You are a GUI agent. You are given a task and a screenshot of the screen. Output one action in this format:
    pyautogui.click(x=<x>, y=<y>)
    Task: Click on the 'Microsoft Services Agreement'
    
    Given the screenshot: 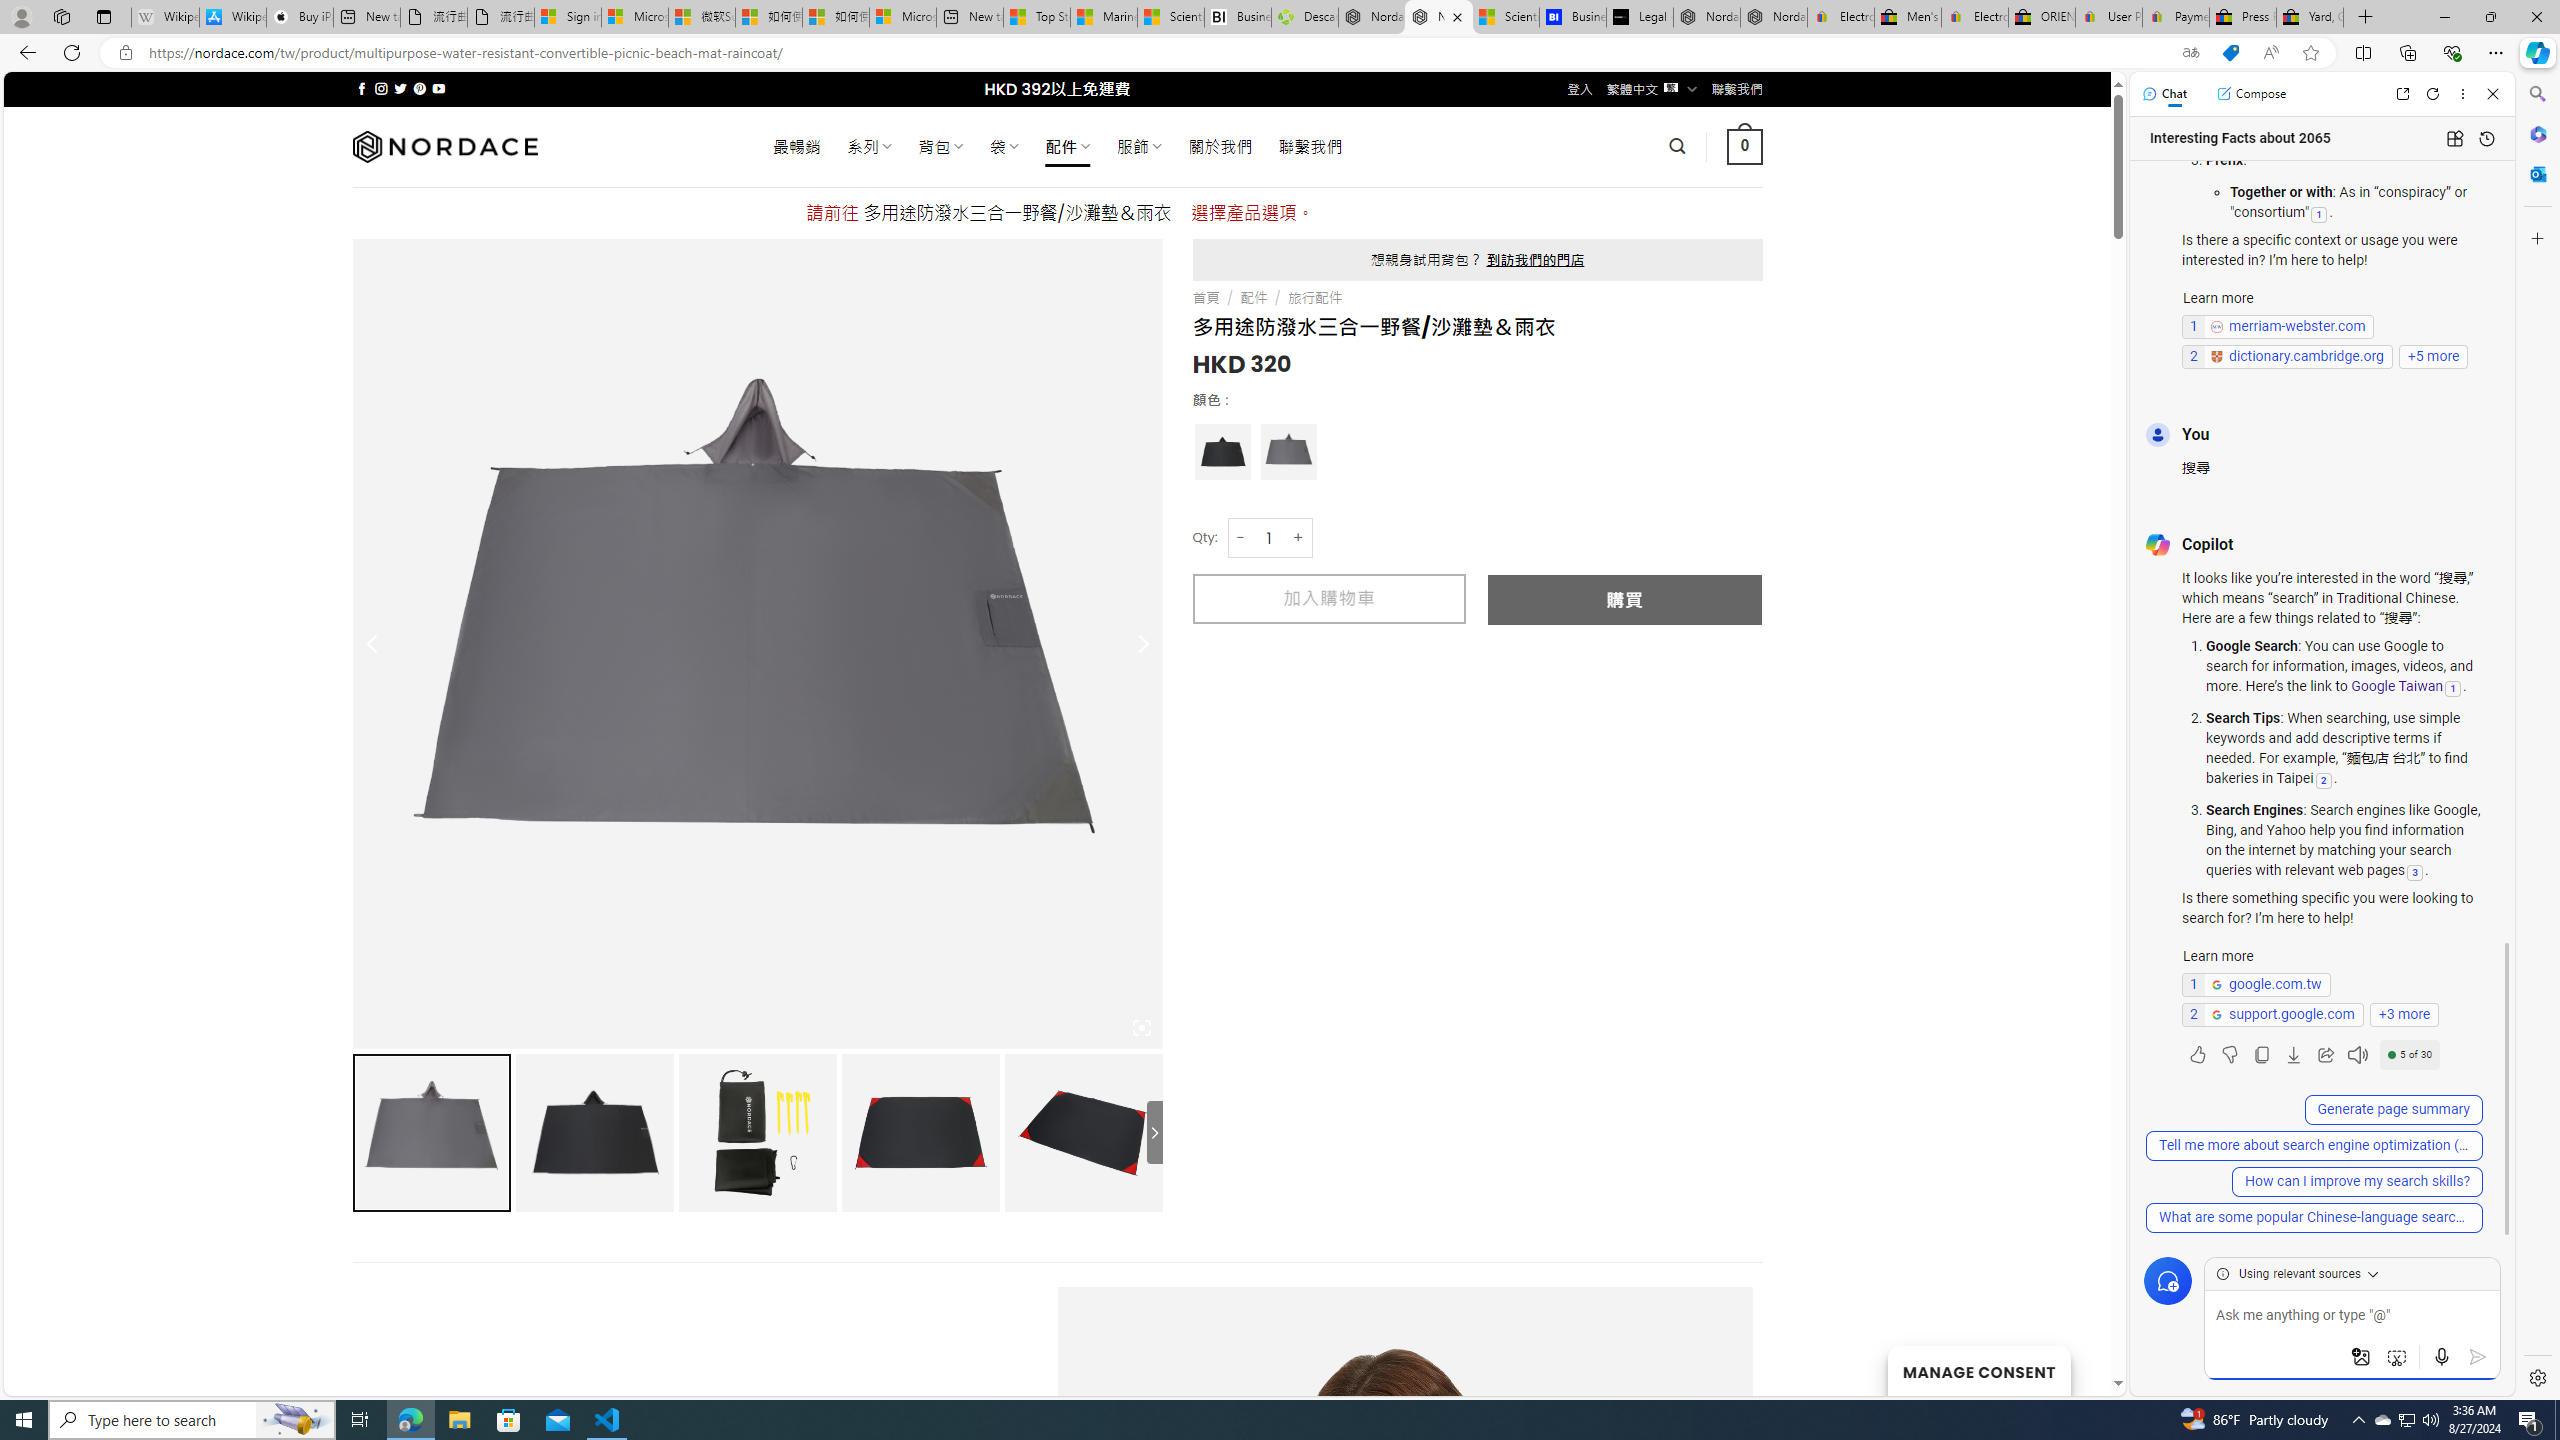 What is the action you would take?
    pyautogui.click(x=633, y=16)
    